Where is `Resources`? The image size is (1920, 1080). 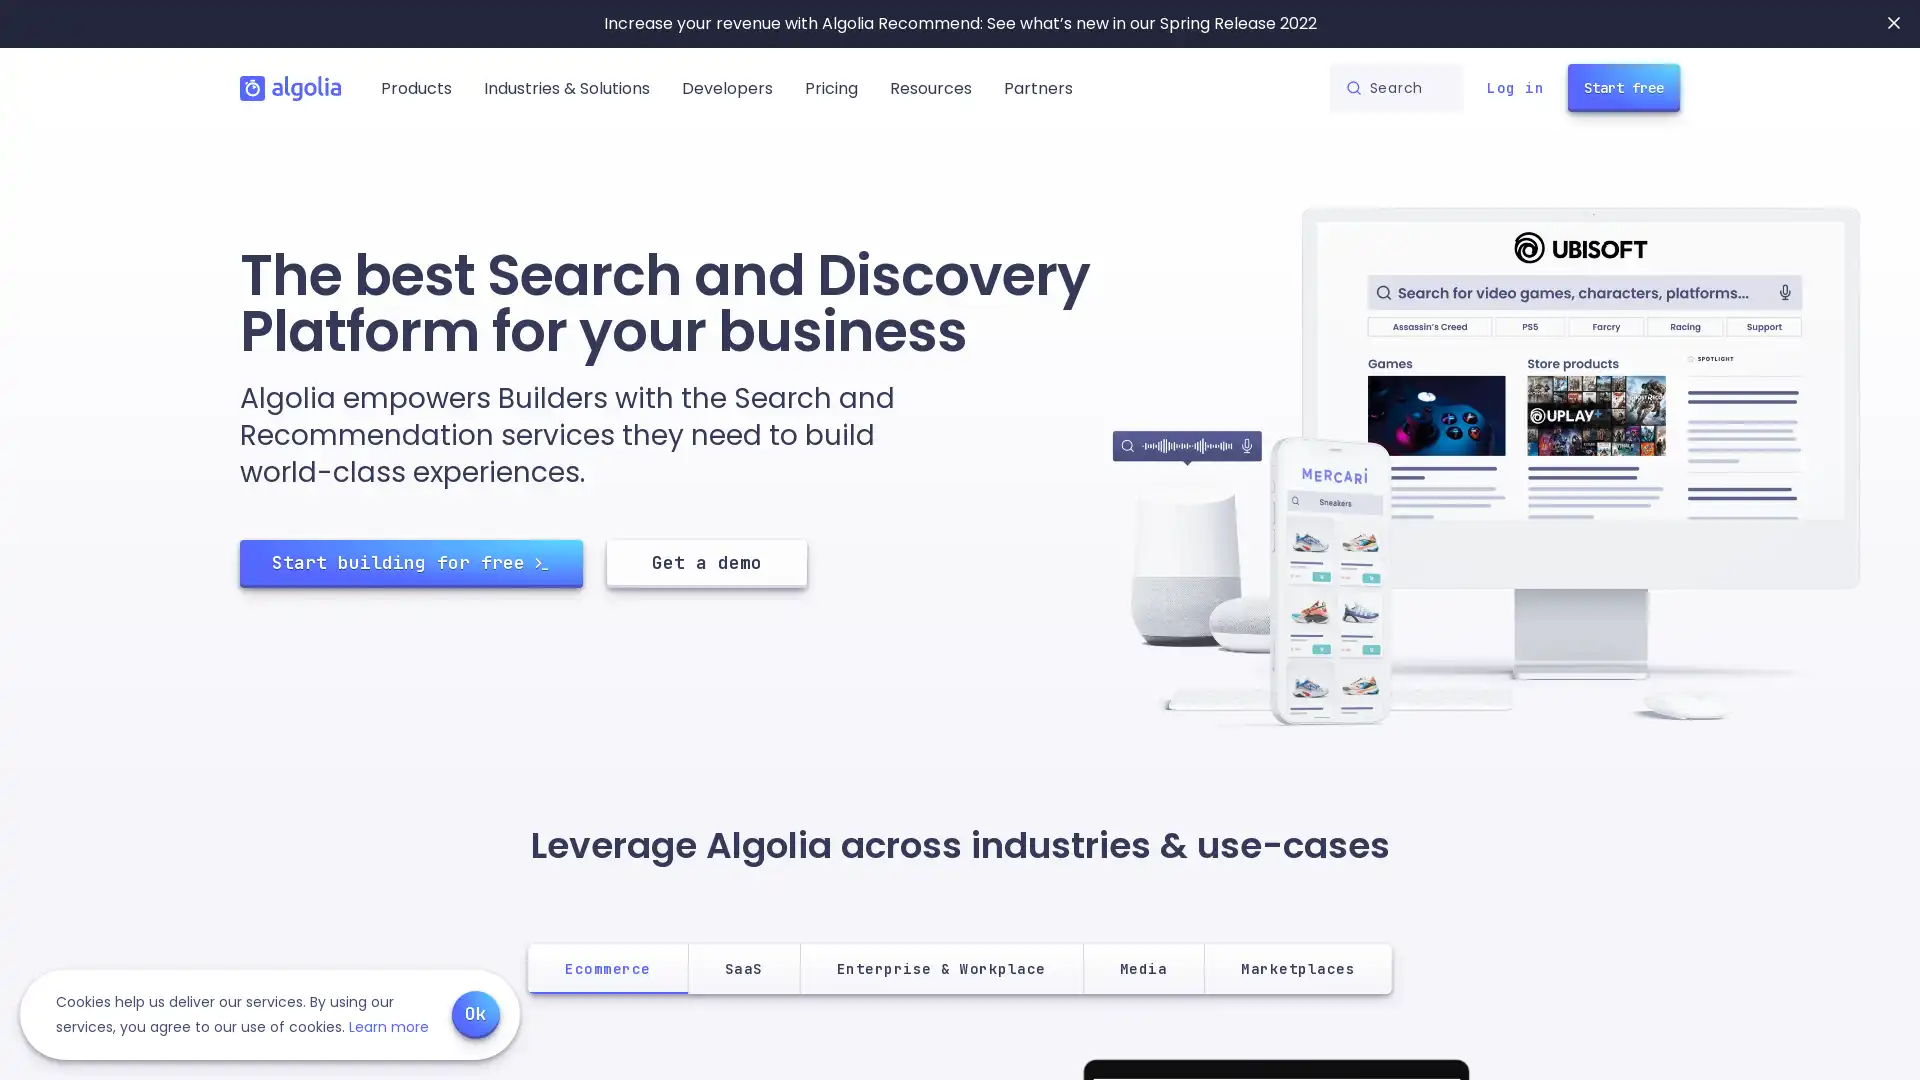
Resources is located at coordinates (938, 87).